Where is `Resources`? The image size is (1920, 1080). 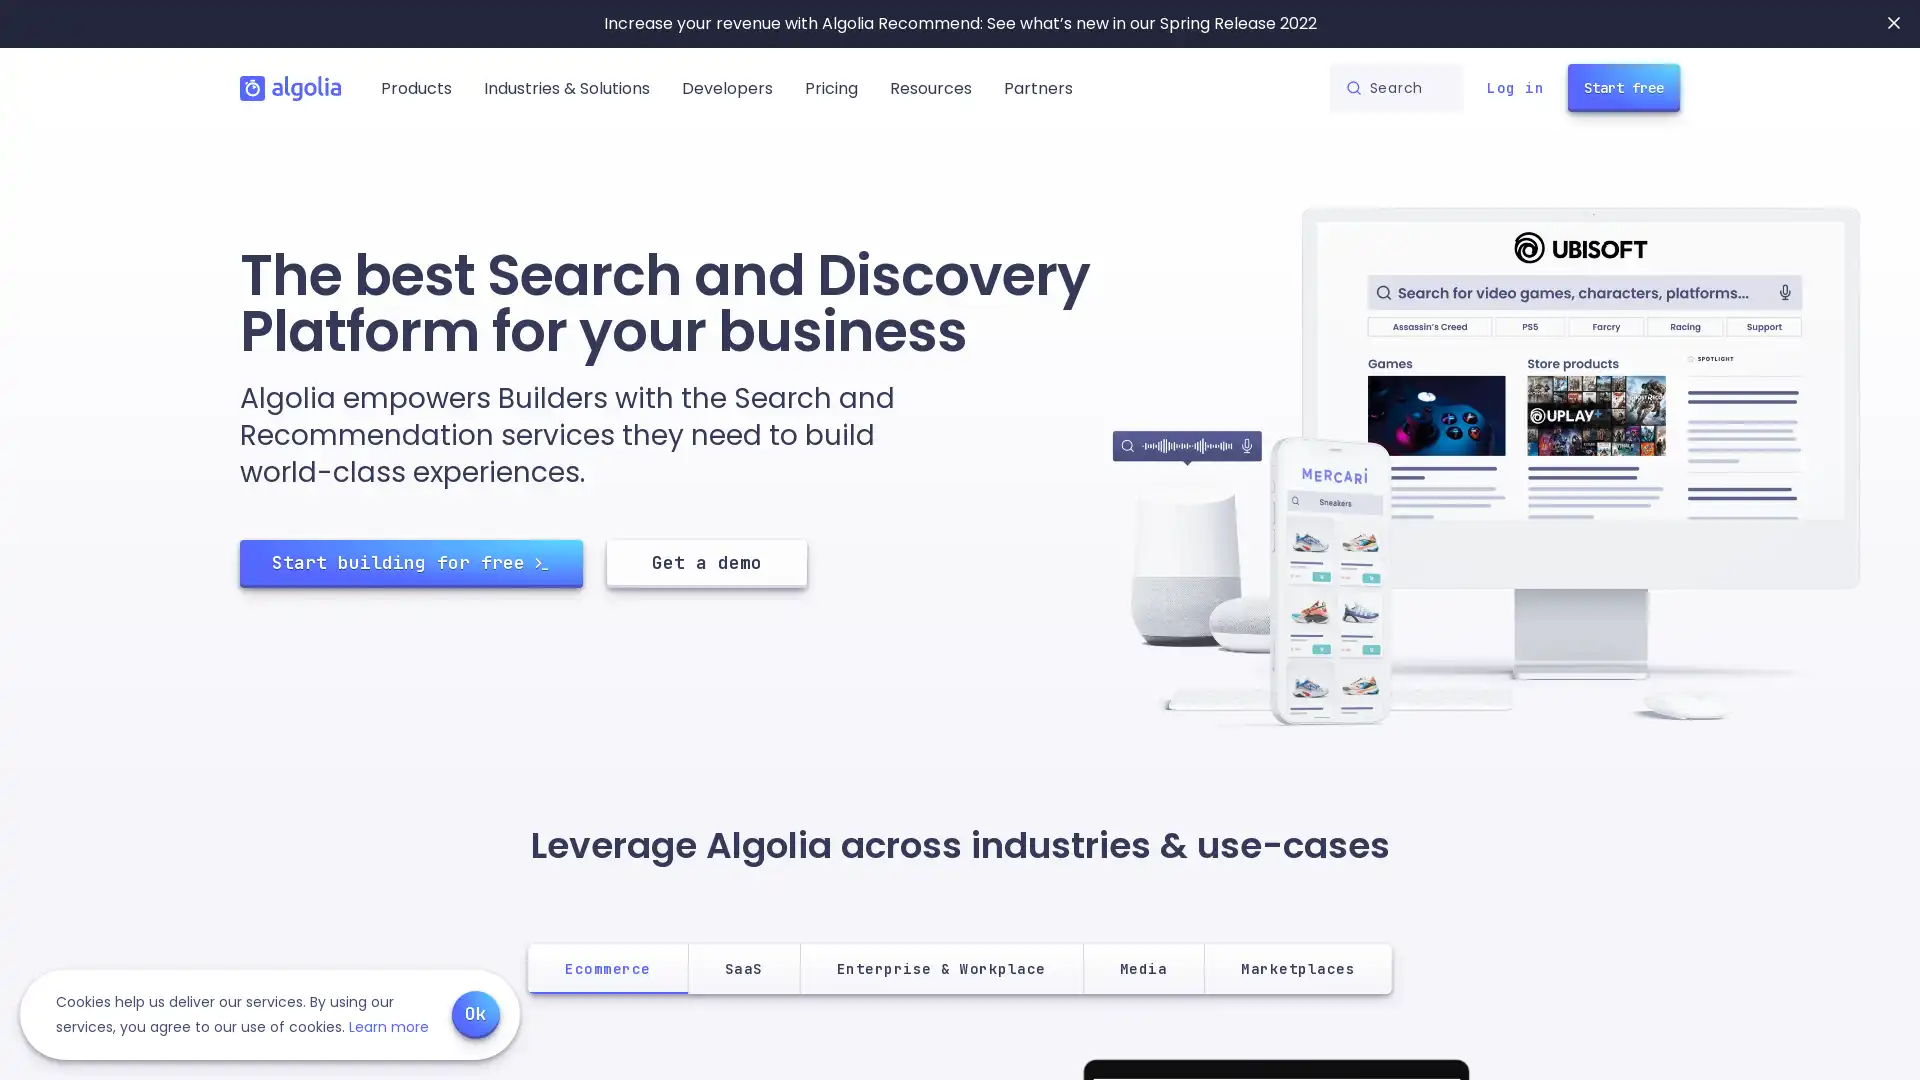
Resources is located at coordinates (938, 87).